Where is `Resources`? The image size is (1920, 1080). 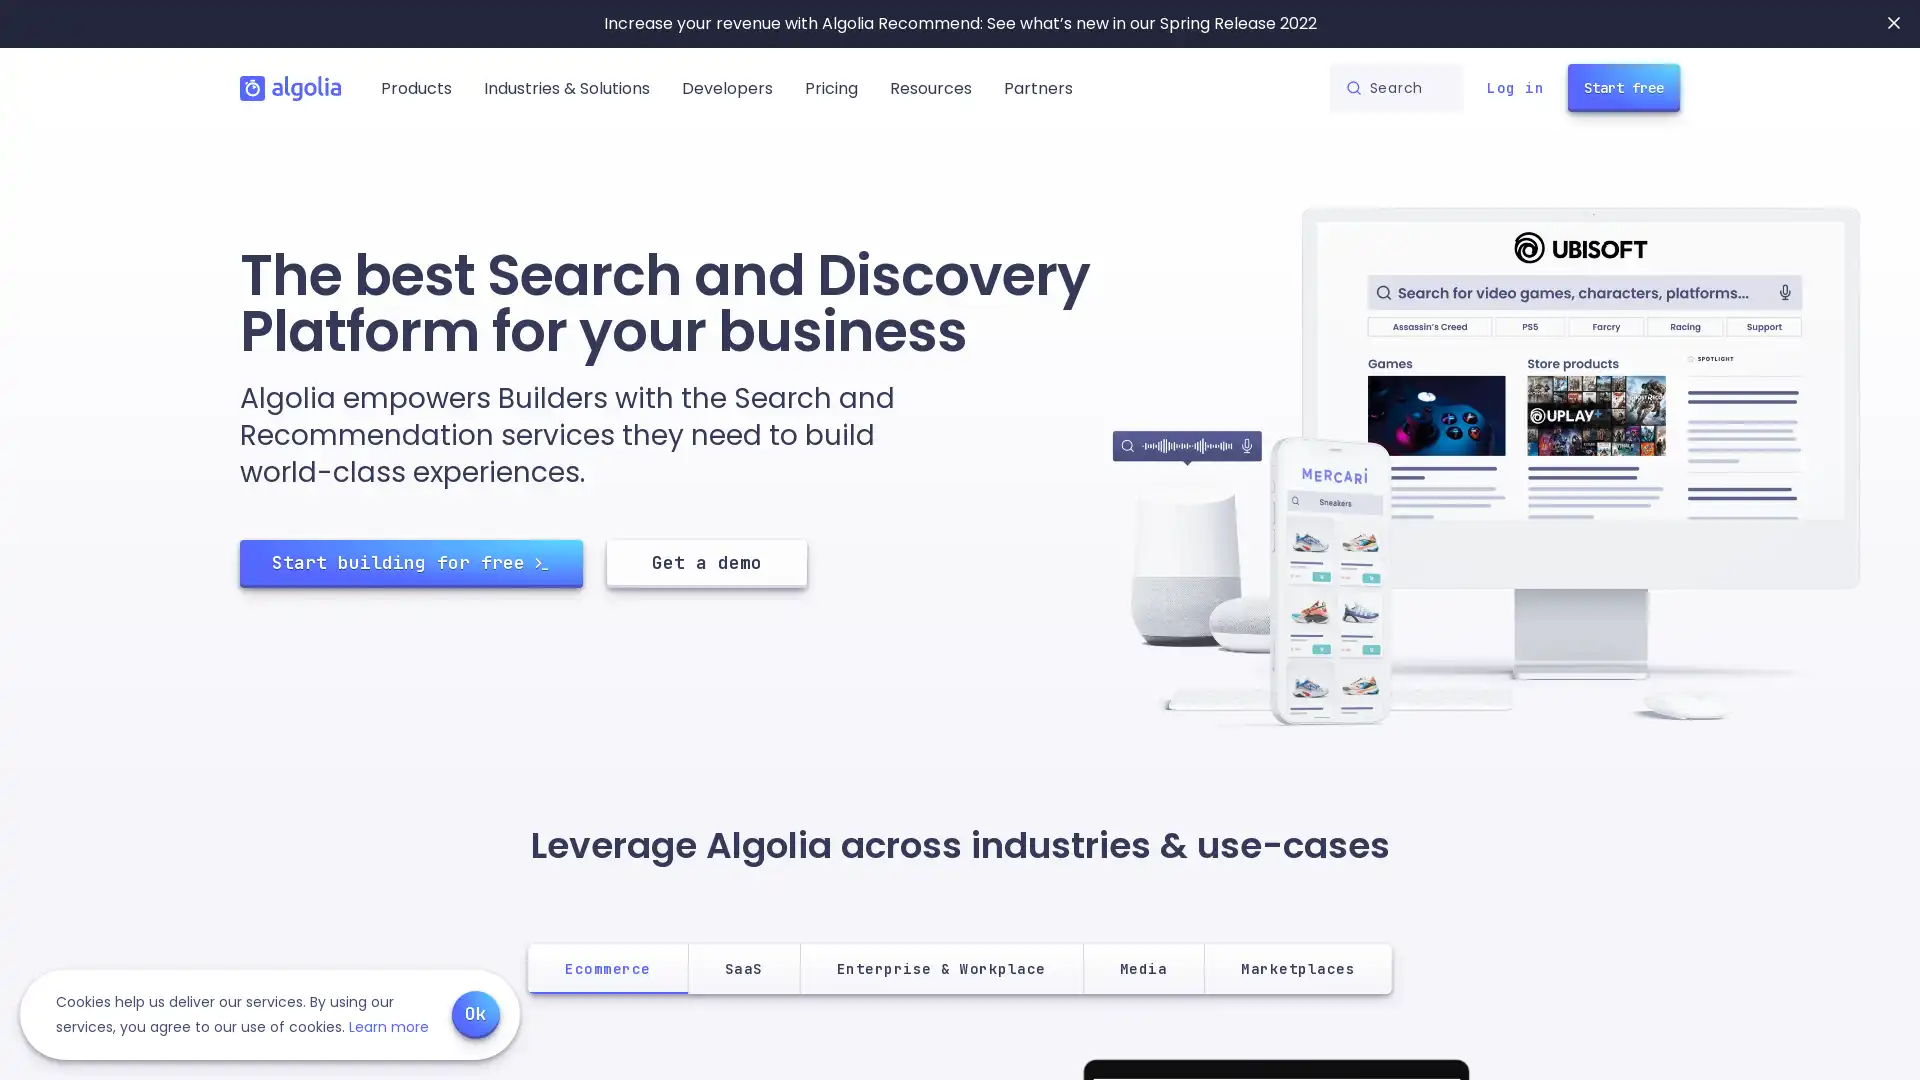
Resources is located at coordinates (938, 87).